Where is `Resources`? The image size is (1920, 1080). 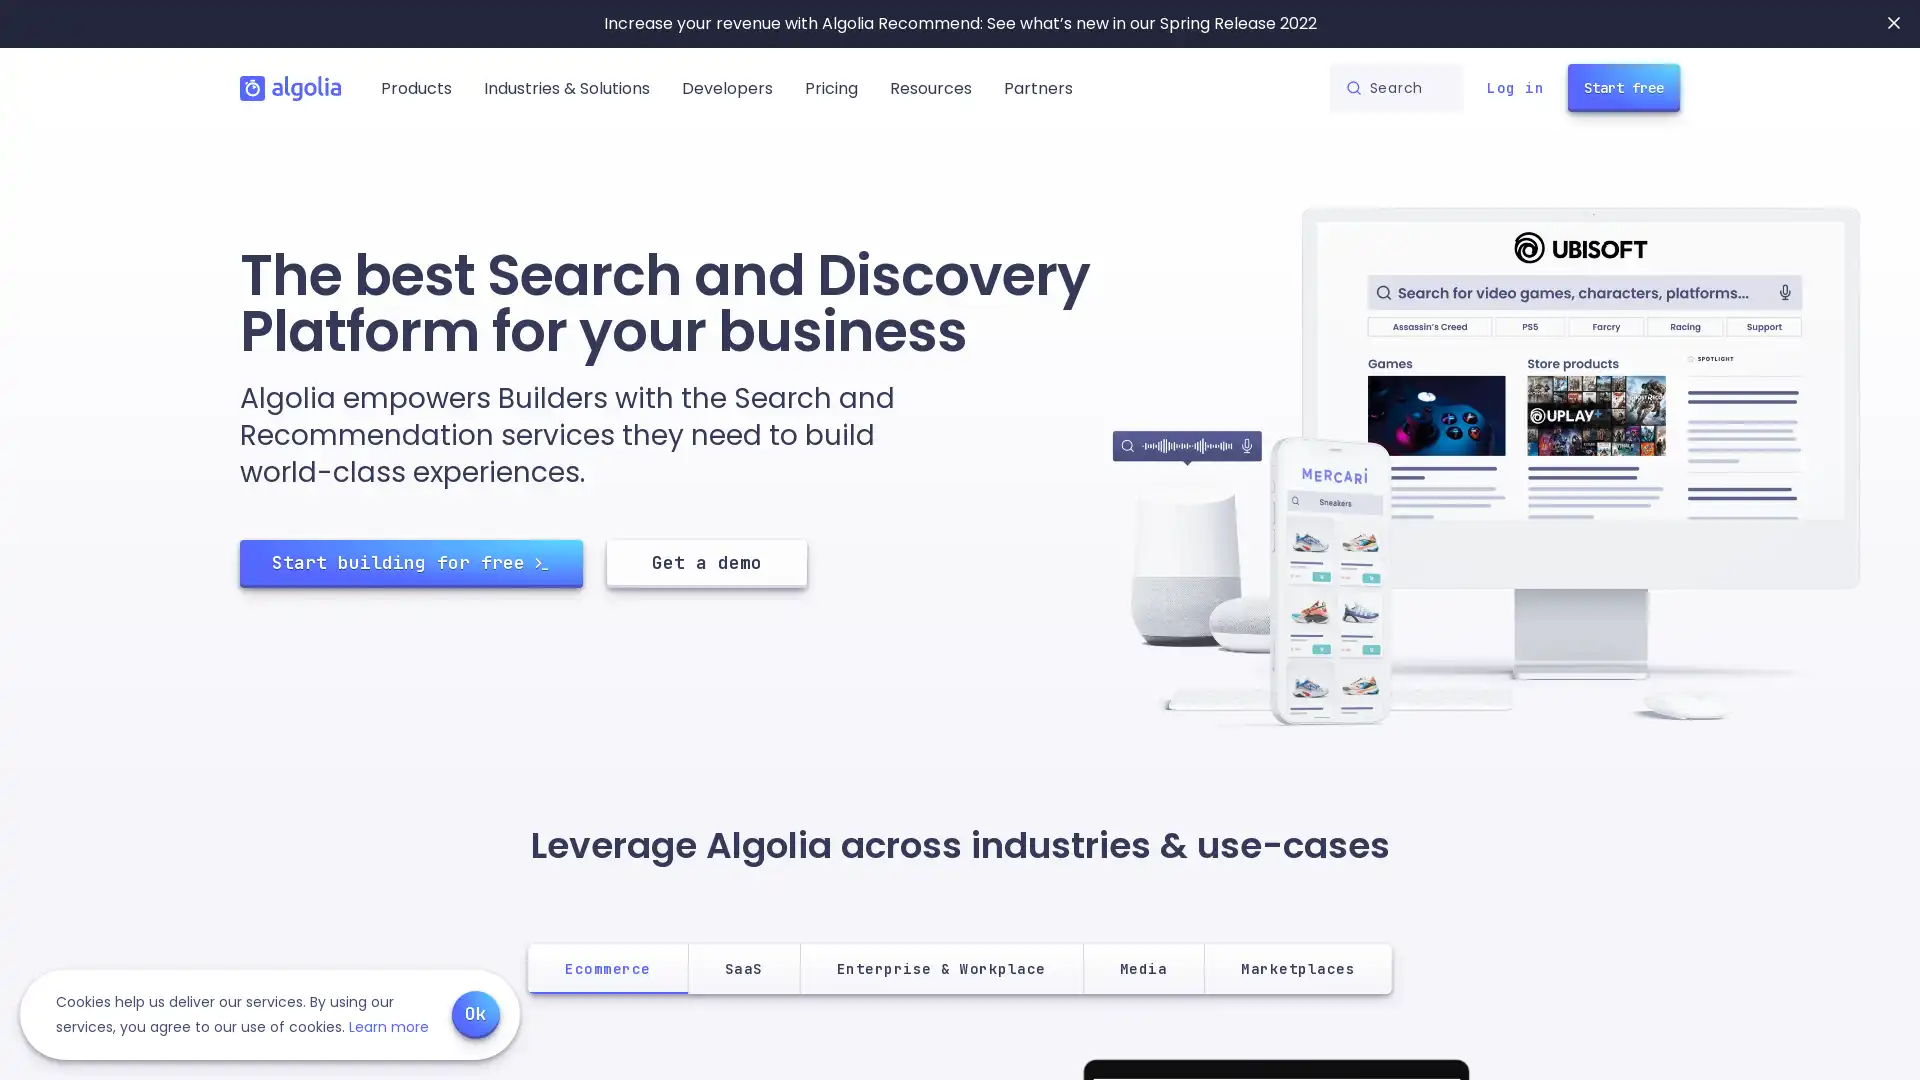
Resources is located at coordinates (938, 87).